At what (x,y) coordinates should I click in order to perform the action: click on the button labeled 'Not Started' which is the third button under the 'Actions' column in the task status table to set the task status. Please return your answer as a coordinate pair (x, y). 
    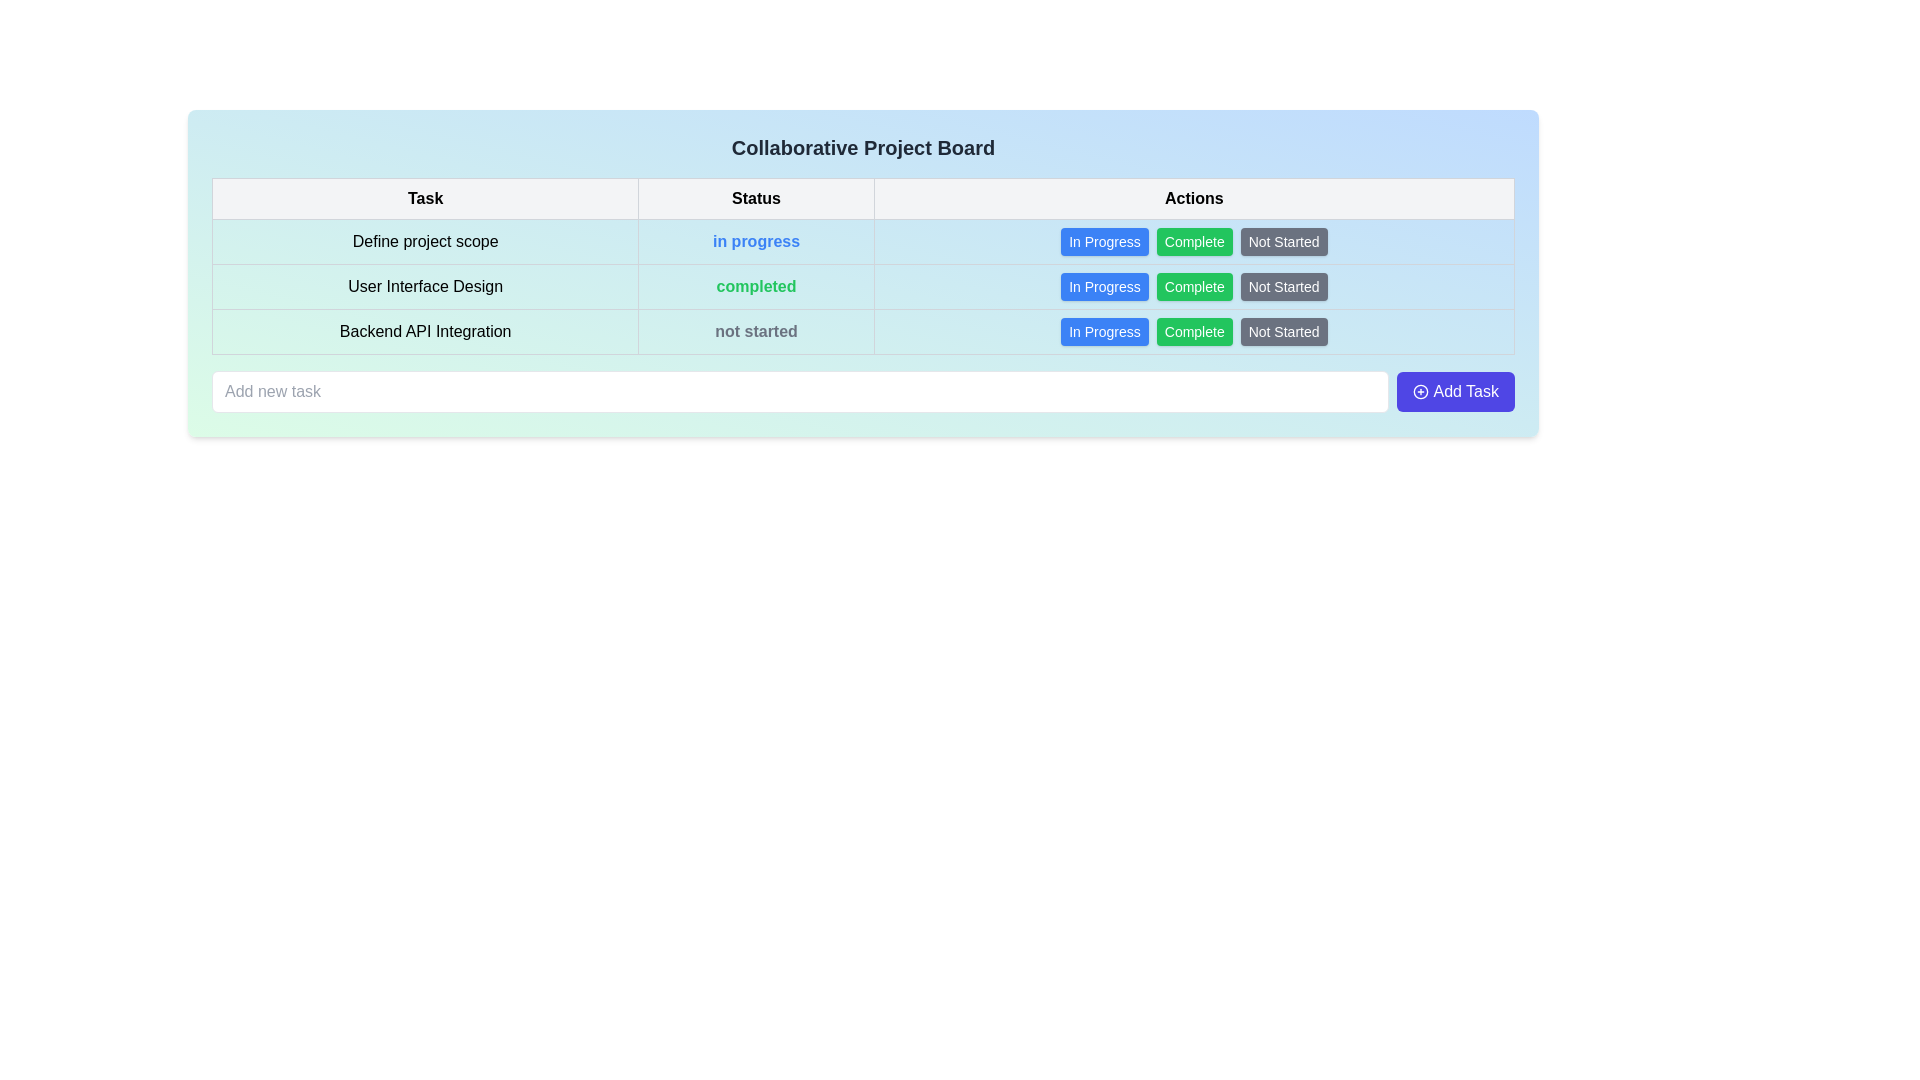
    Looking at the image, I should click on (1284, 286).